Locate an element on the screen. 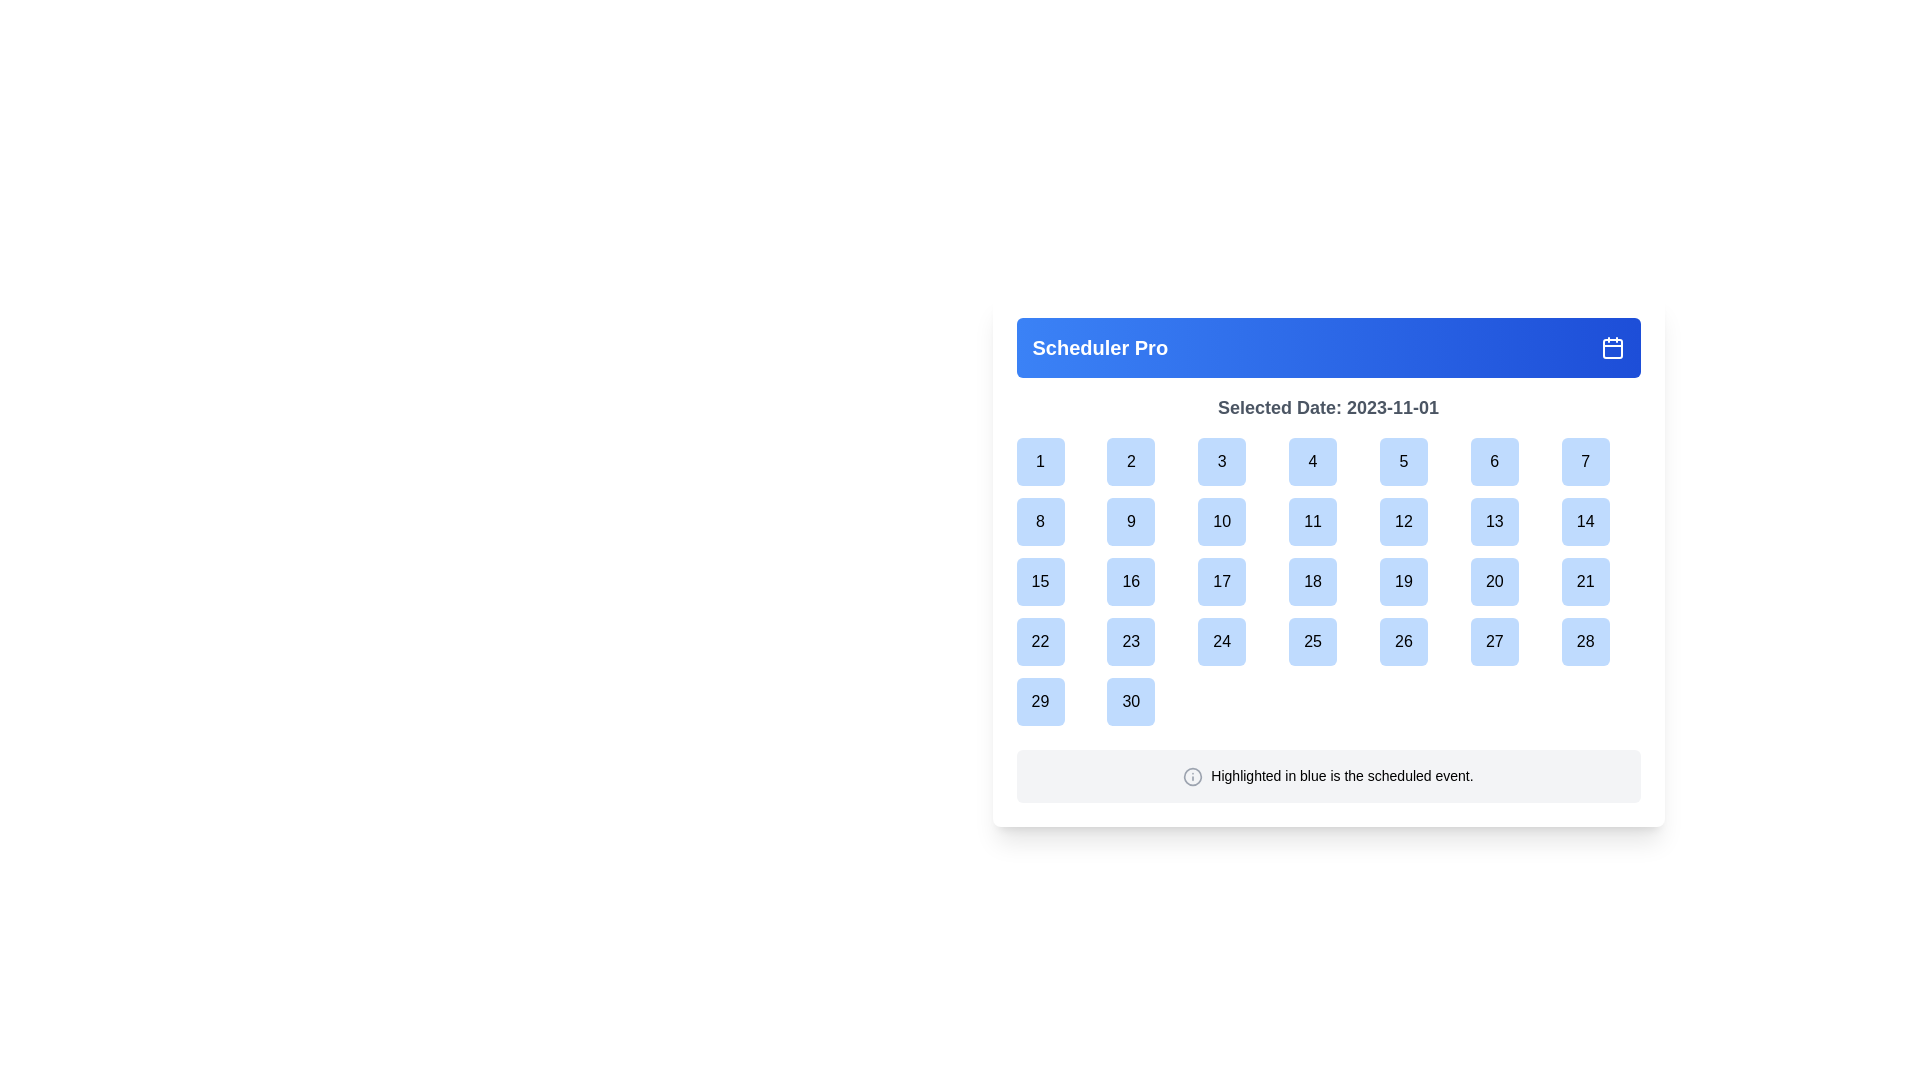  the Tooltip providing contextual information about the absence of events for the '20' cell in the calendar, located below the cell in the third row and sixth column is located at coordinates (1512, 563).